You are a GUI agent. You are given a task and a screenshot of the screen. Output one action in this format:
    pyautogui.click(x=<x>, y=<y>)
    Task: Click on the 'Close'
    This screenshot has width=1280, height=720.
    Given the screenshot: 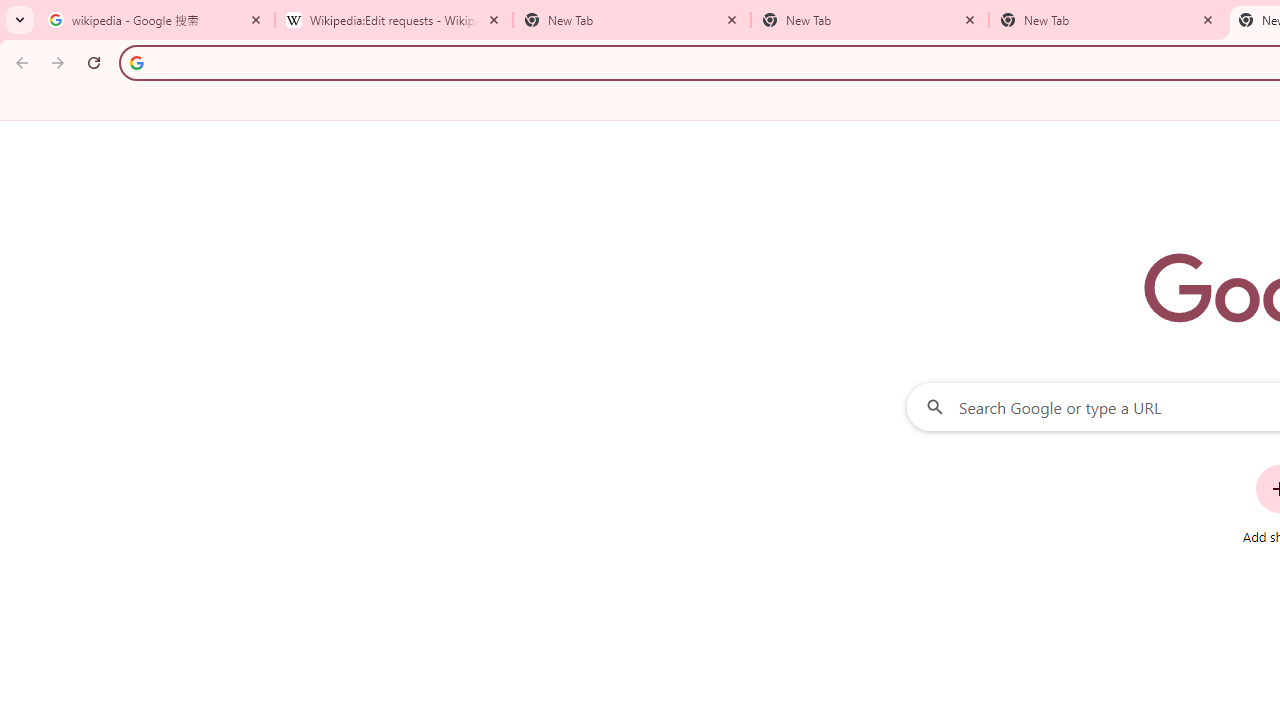 What is the action you would take?
    pyautogui.click(x=1207, y=19)
    